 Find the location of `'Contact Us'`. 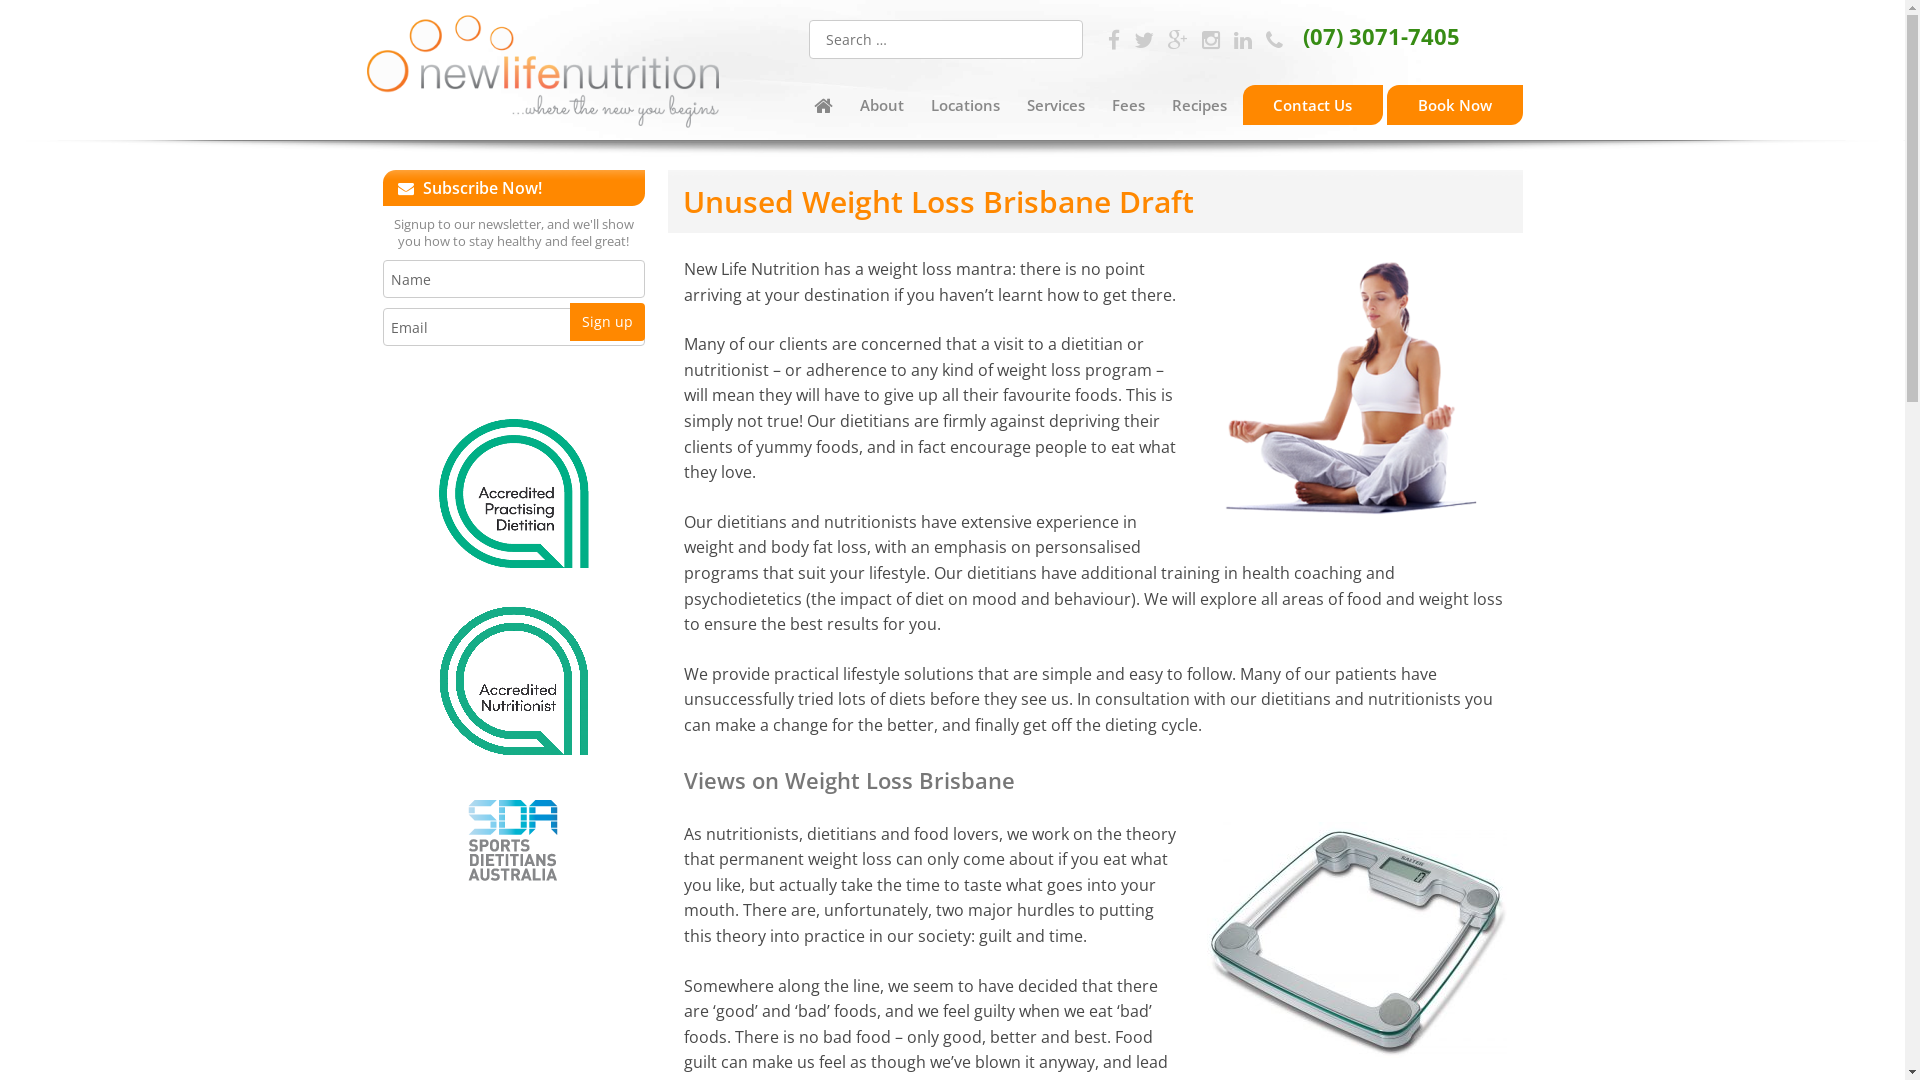

'Contact Us' is located at coordinates (1313, 104).